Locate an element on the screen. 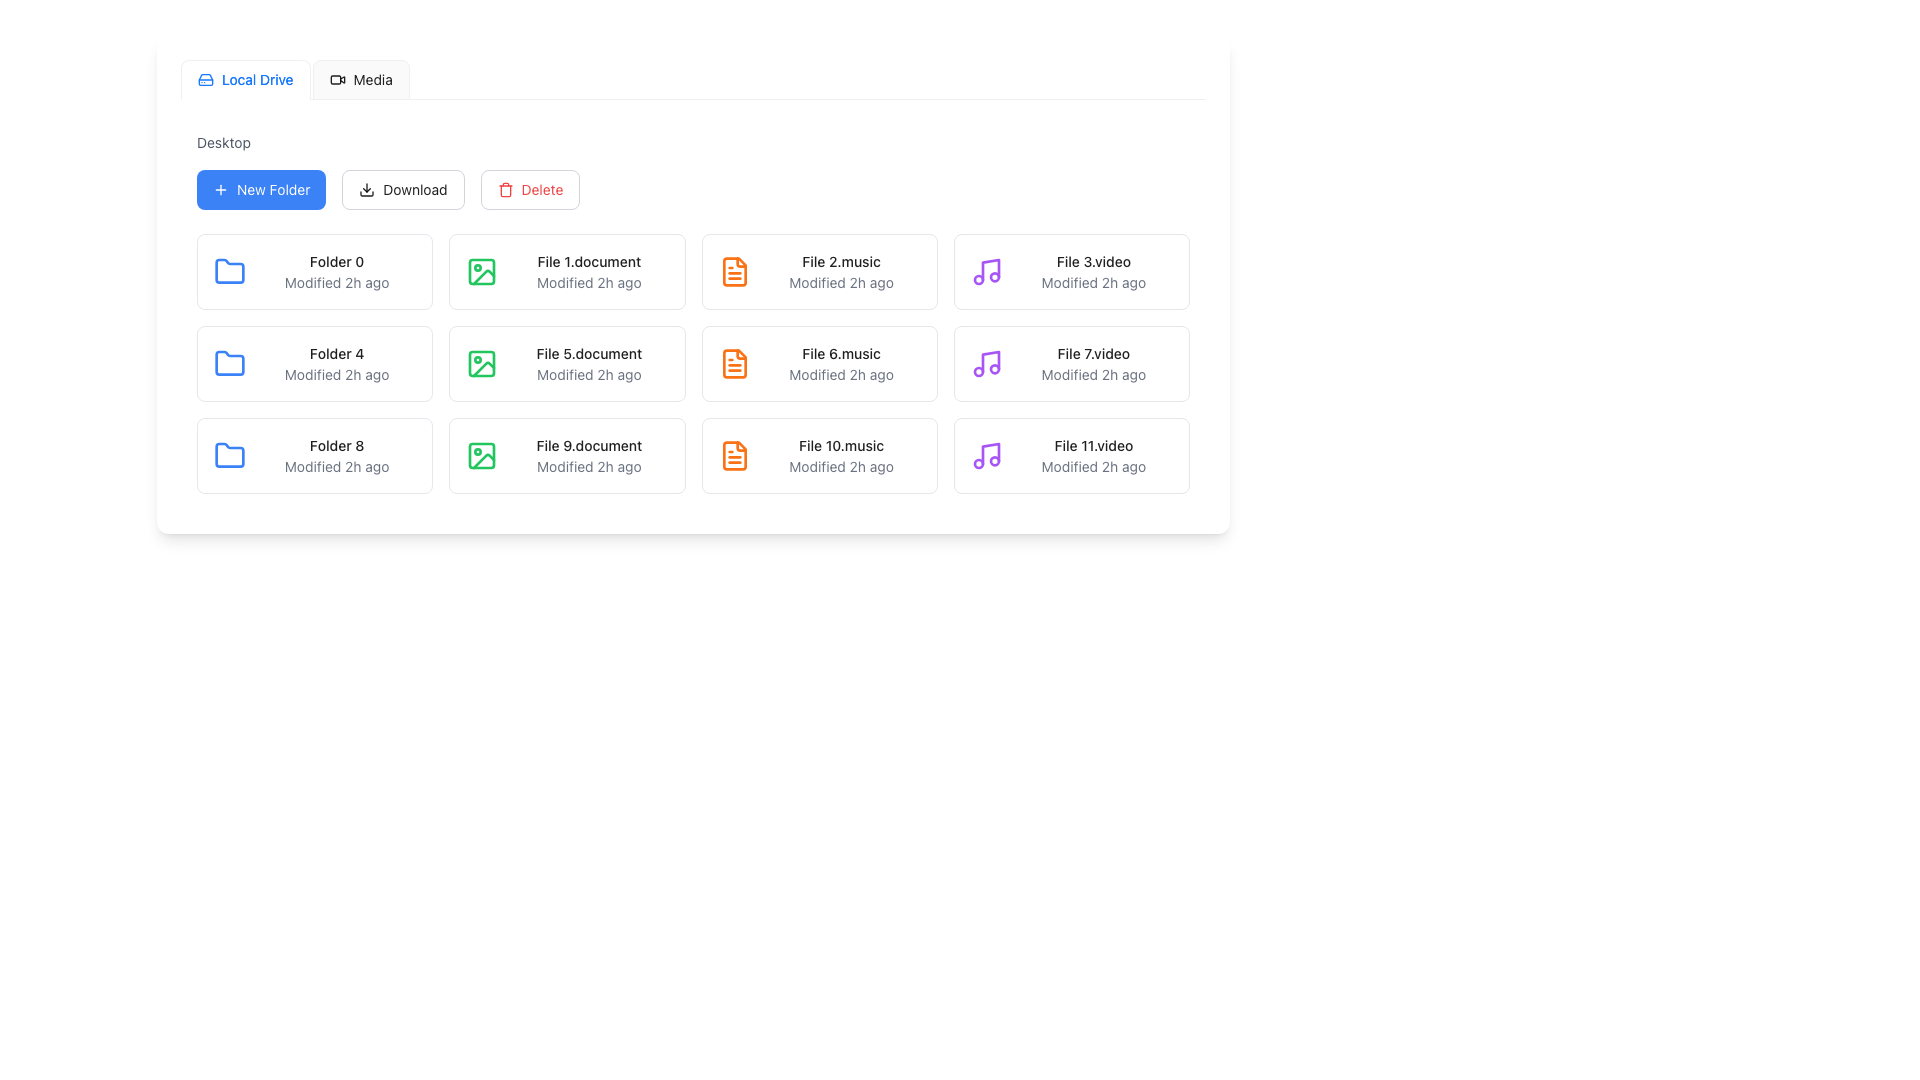 Image resolution: width=1920 pixels, height=1080 pixels. the File entry display row labeled 'File 2.music' is located at coordinates (819, 272).